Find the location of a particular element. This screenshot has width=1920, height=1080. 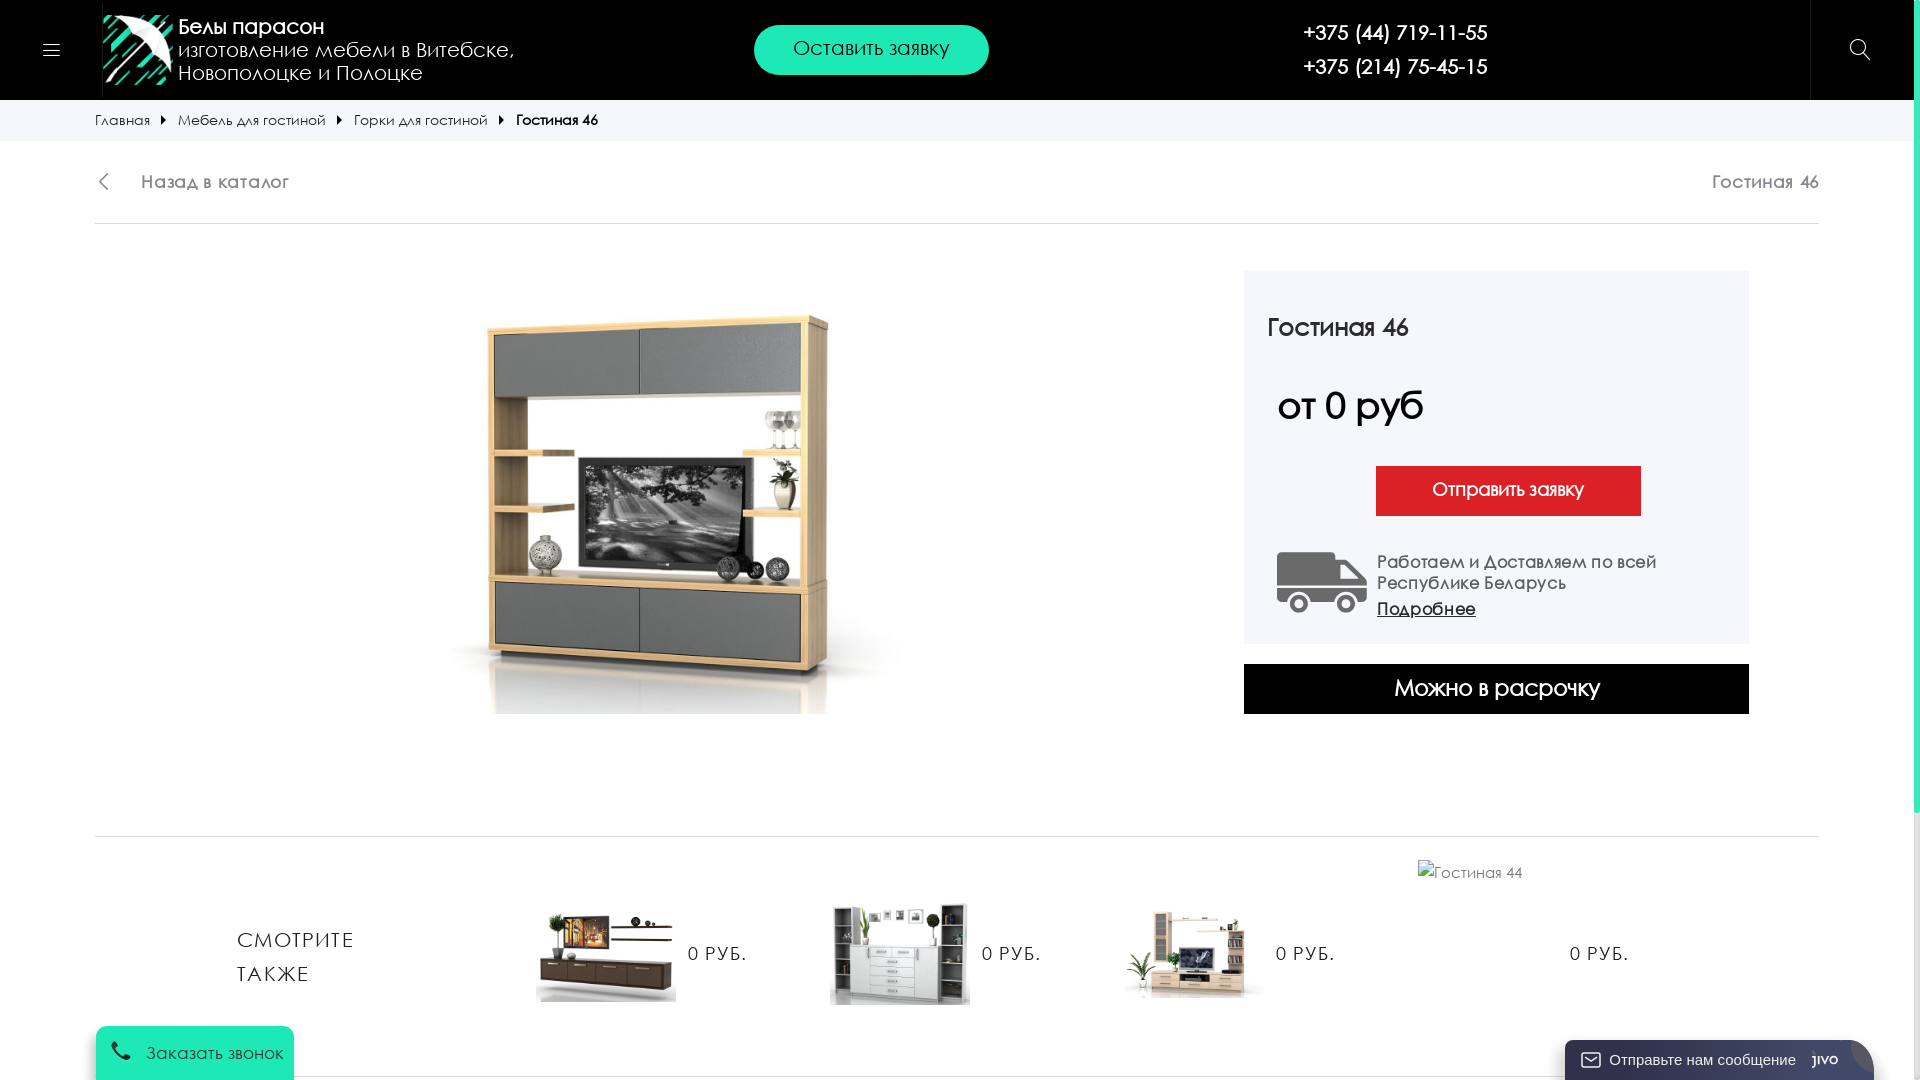

'+375 (214) 75-45-15' is located at coordinates (1394, 65).